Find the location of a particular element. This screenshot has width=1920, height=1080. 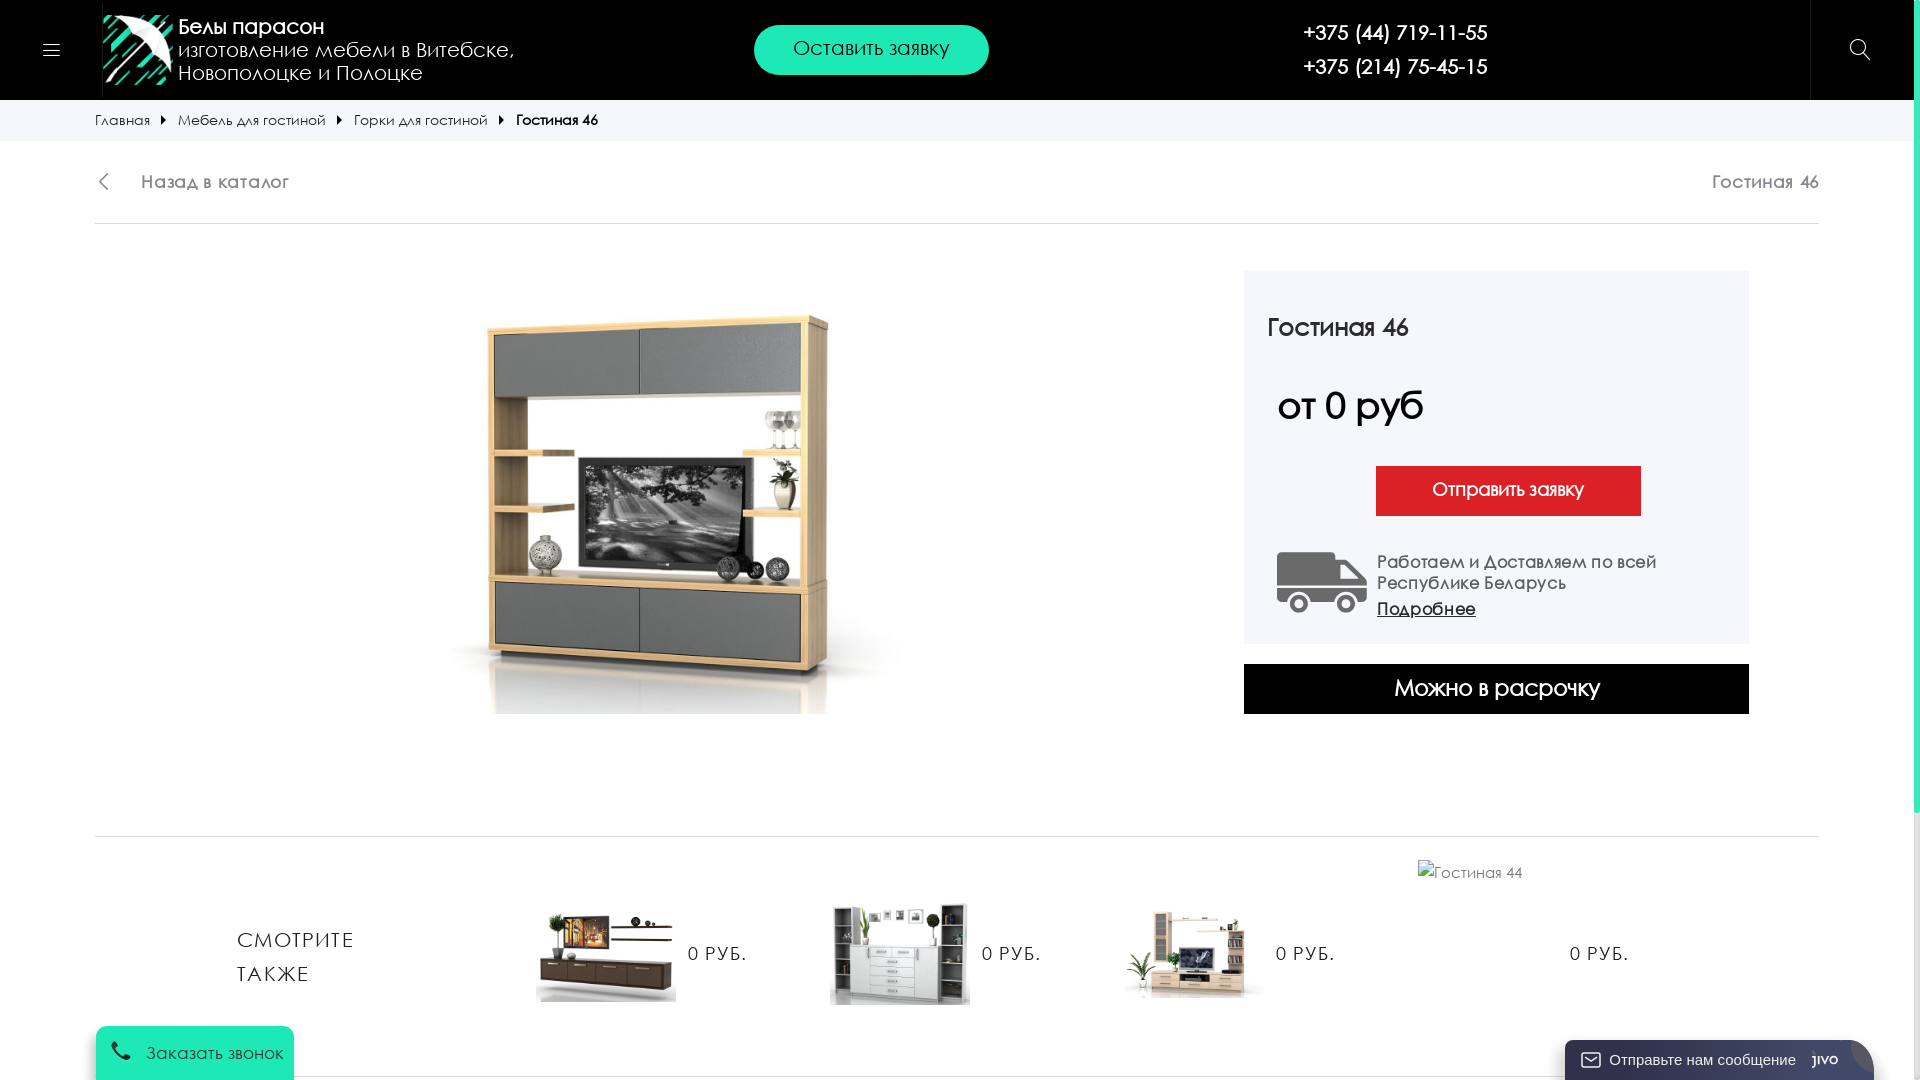

'+375 (214) 75-45-15' is located at coordinates (1394, 65).